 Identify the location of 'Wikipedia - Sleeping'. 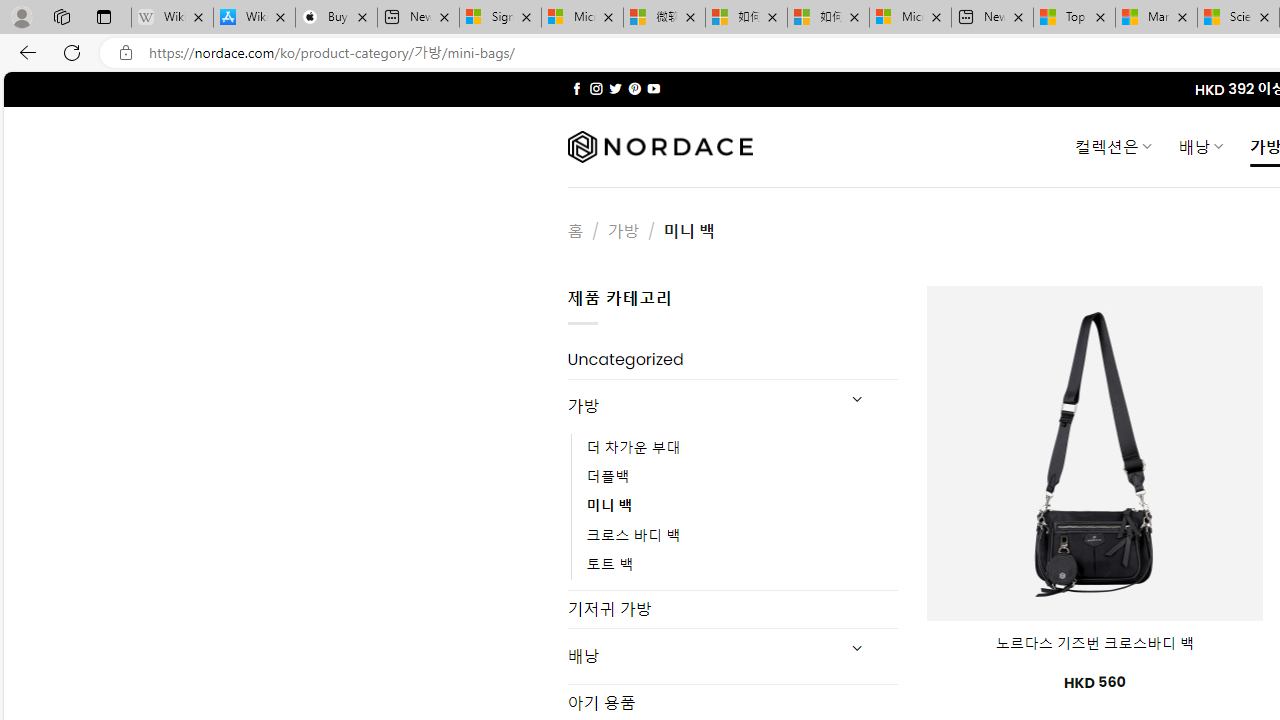
(172, 17).